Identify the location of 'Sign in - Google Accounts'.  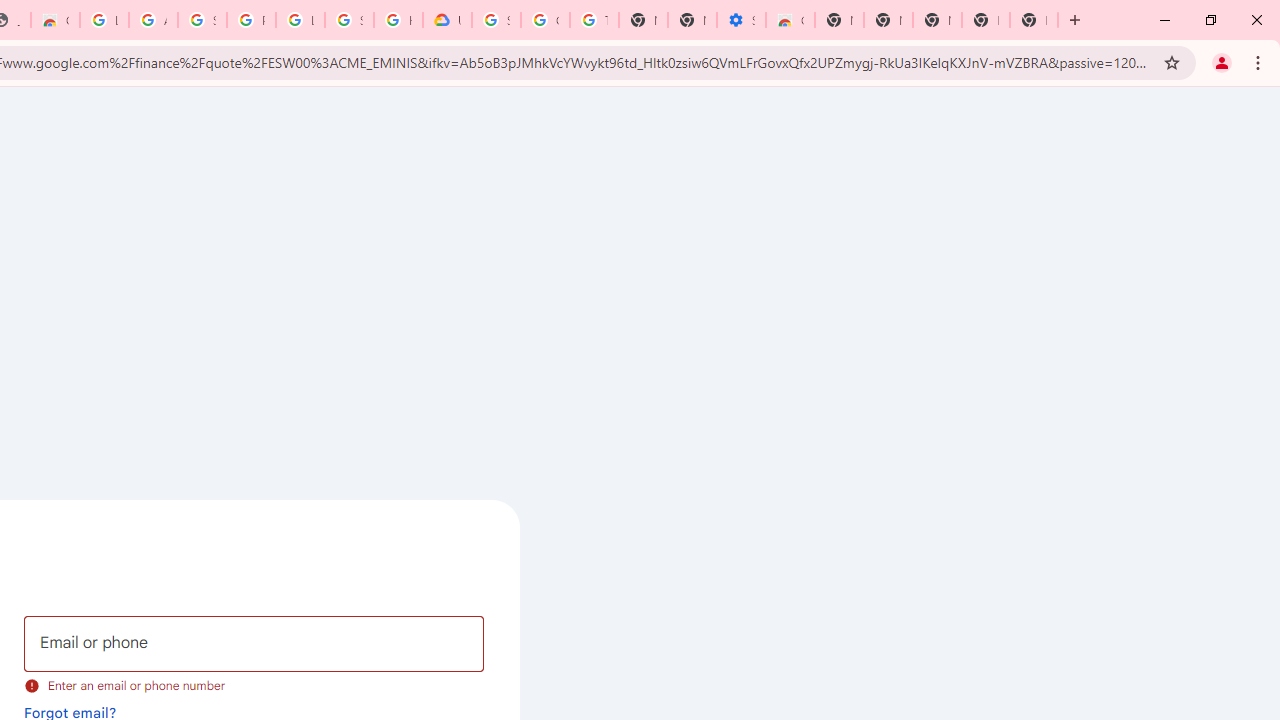
(202, 20).